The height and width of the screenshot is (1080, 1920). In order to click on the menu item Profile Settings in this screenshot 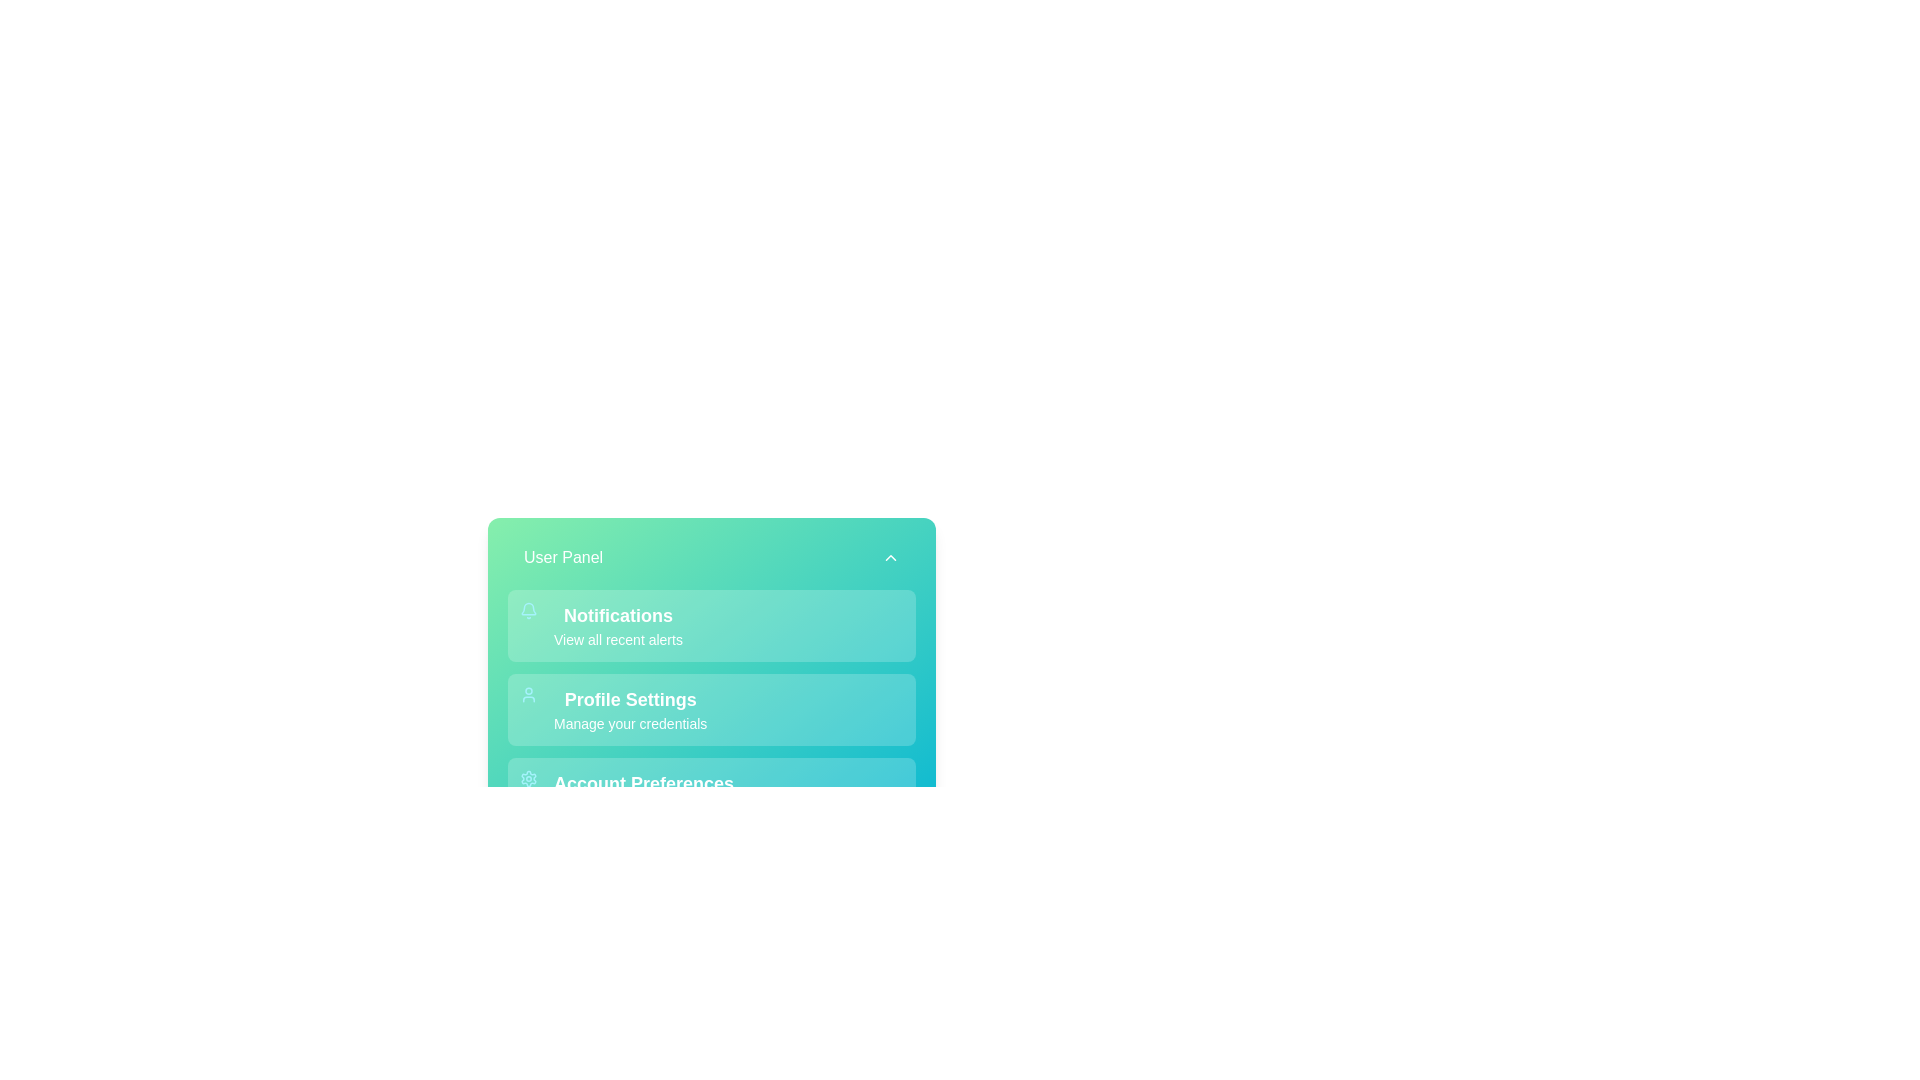, I will do `click(711, 708)`.